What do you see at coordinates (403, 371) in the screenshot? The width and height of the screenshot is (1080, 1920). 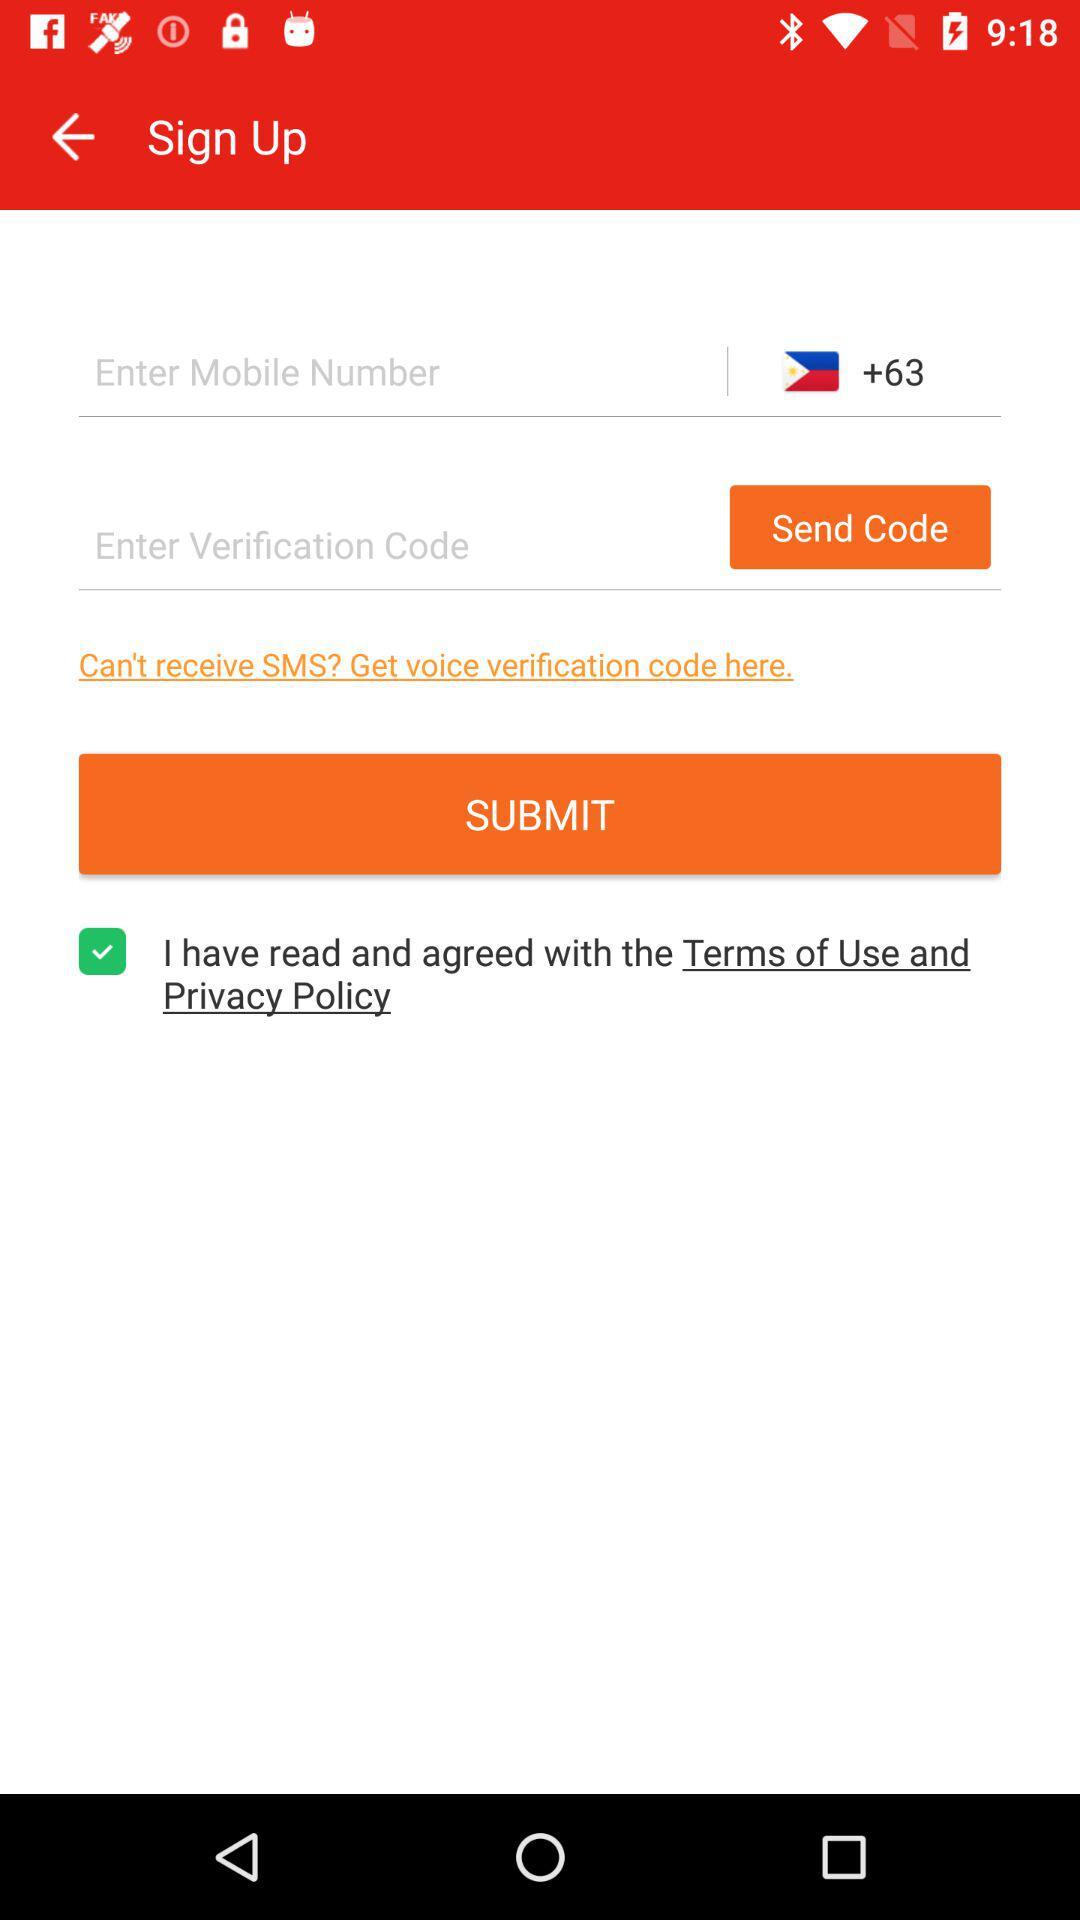 I see `mobile number` at bounding box center [403, 371].